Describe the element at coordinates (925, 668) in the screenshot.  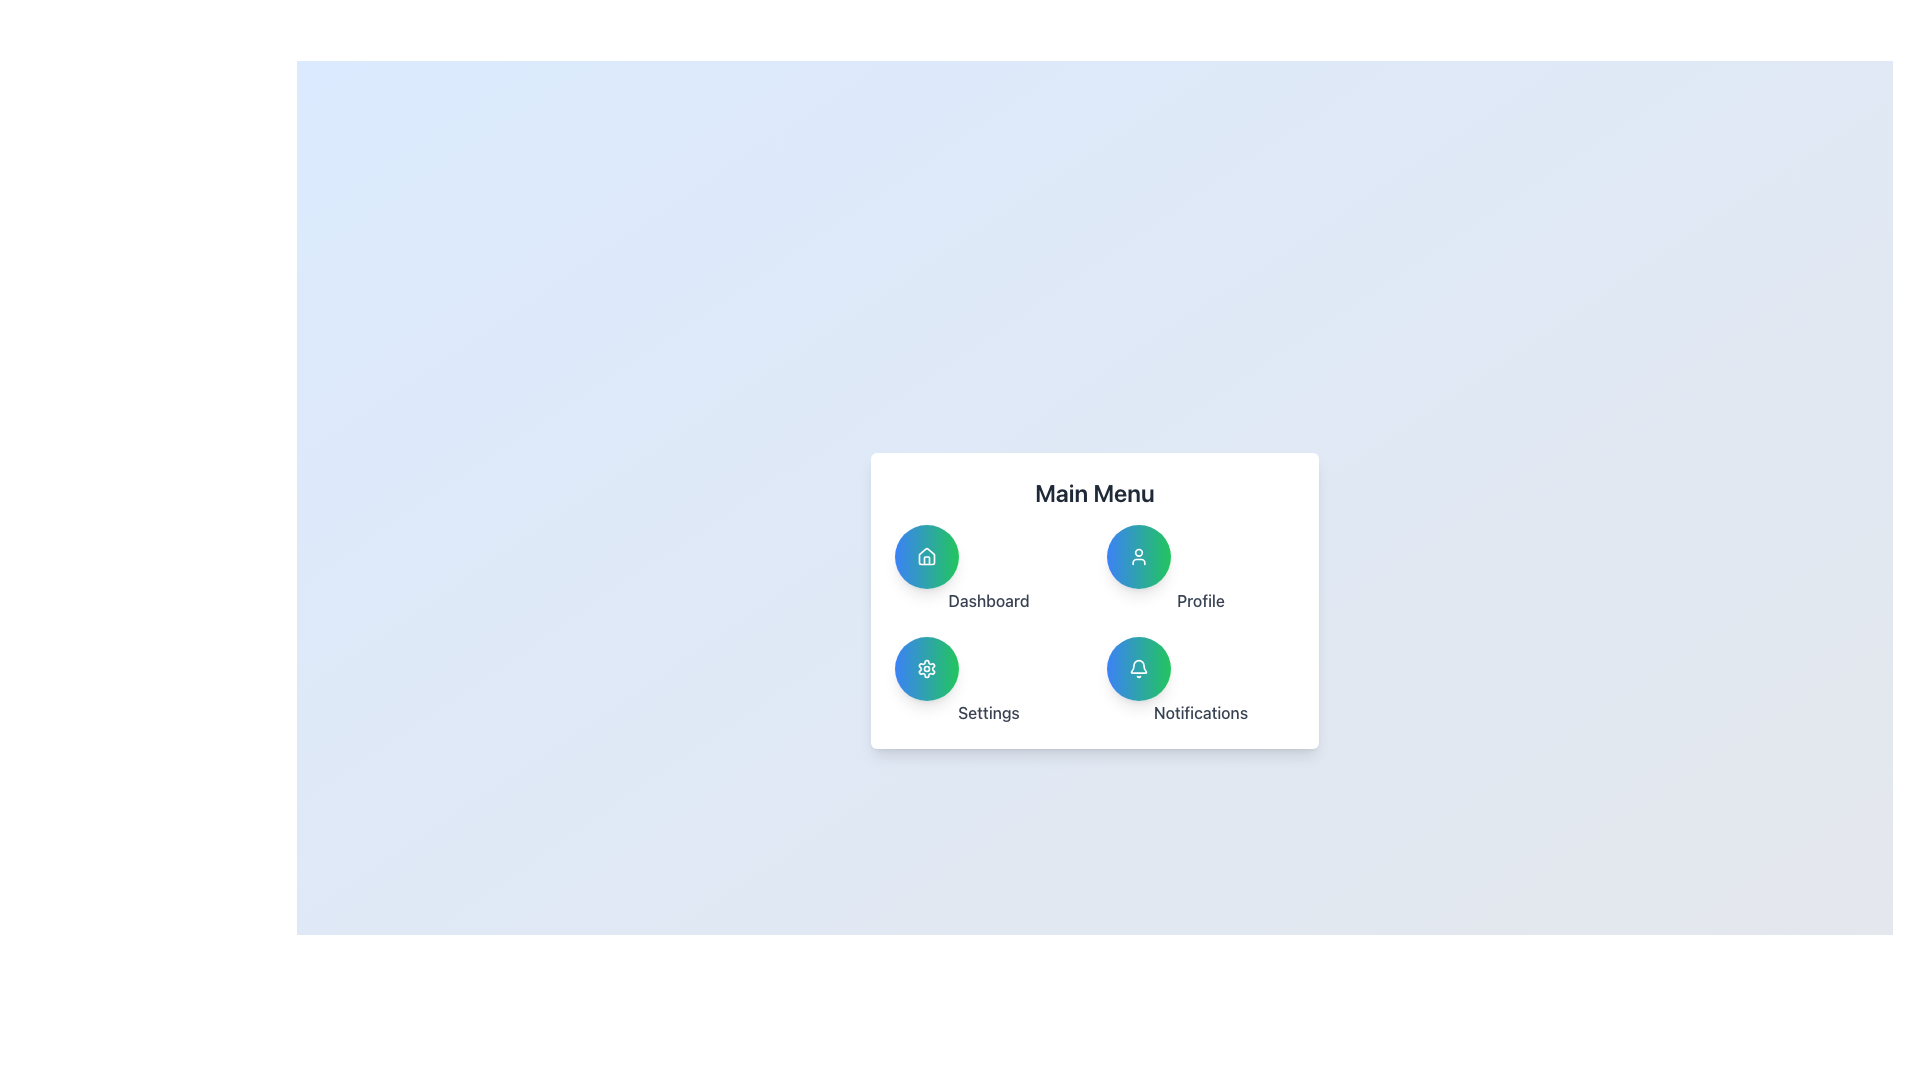
I see `the 'Settings' button which features a gear-like icon with a blue to green gradient and white accents, located in the bottom-left section of the menu panel` at that location.